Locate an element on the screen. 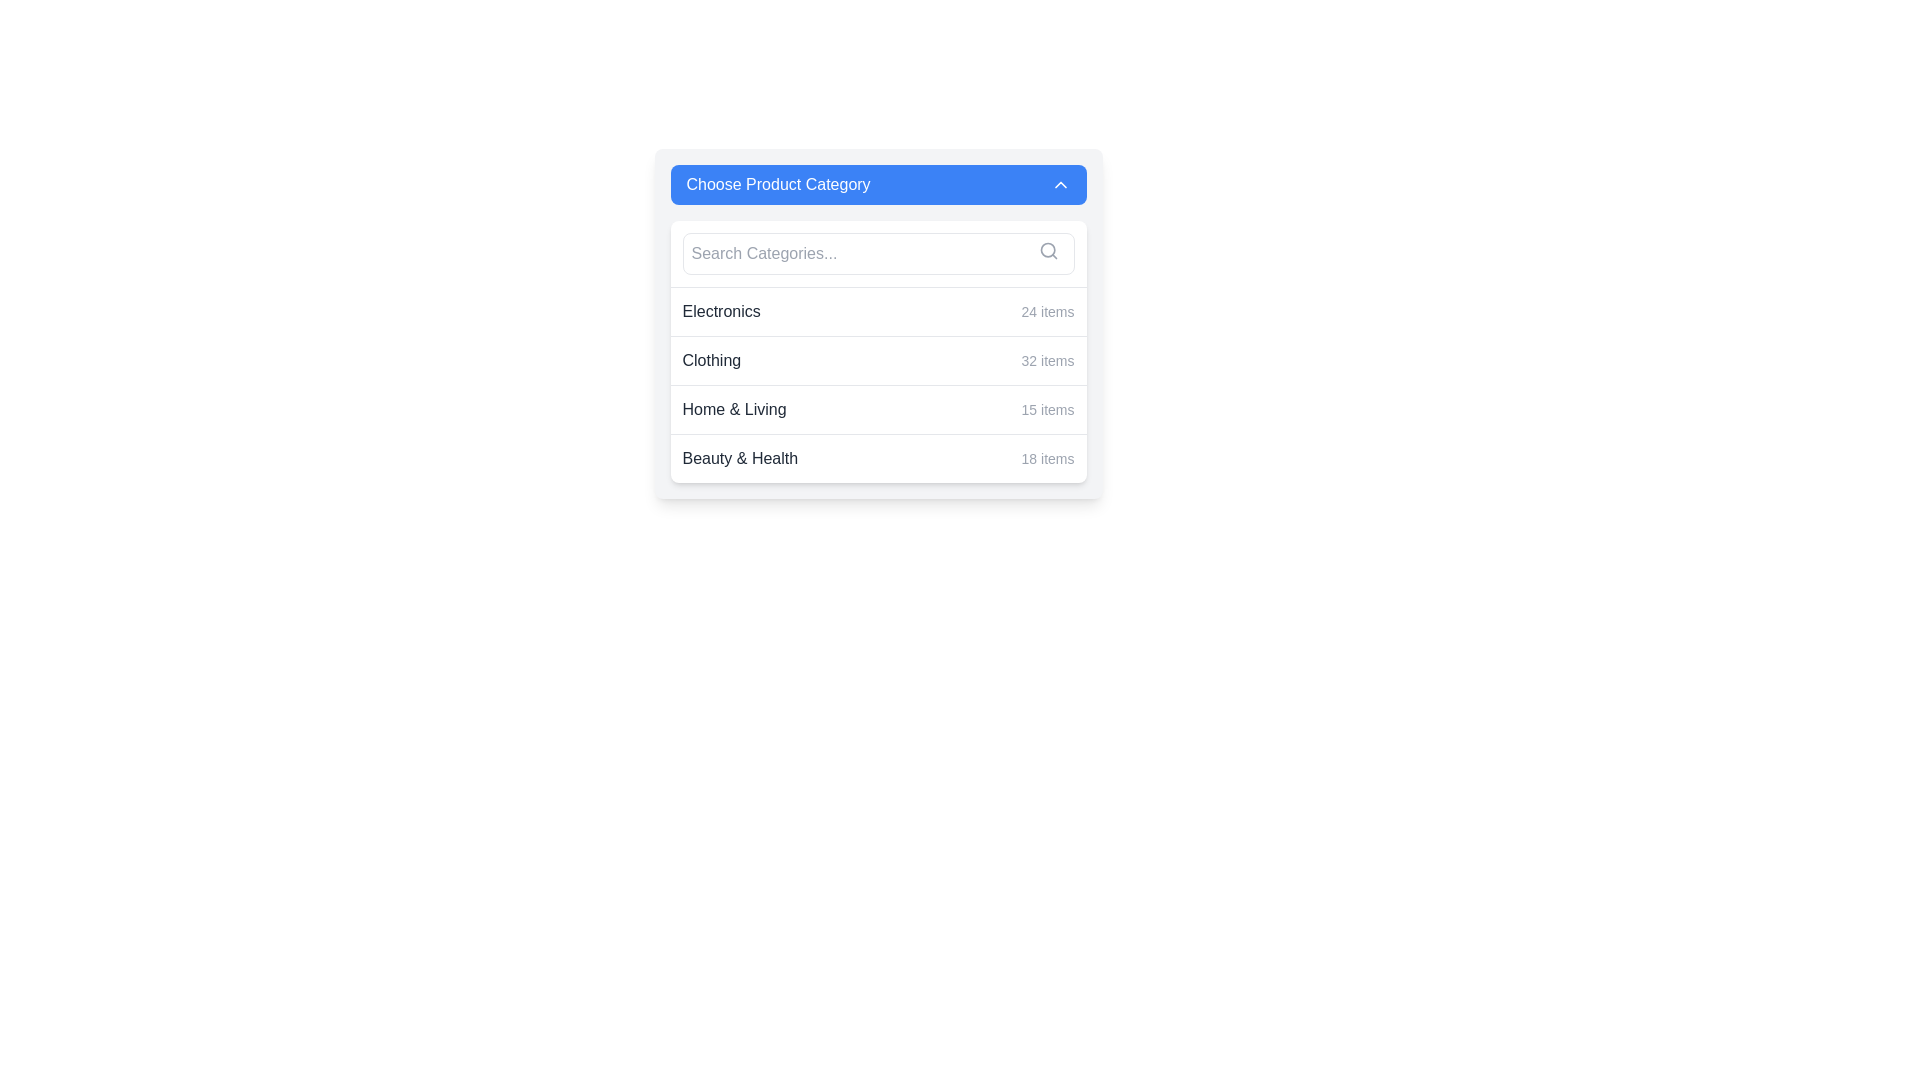 The image size is (1920, 1080). the informational text label indicating the count of items available under the 'Beauty & Health' category, located in the fourth row of the dropdown menu, adjacent to 'Beauty & Health' is located at coordinates (1047, 459).